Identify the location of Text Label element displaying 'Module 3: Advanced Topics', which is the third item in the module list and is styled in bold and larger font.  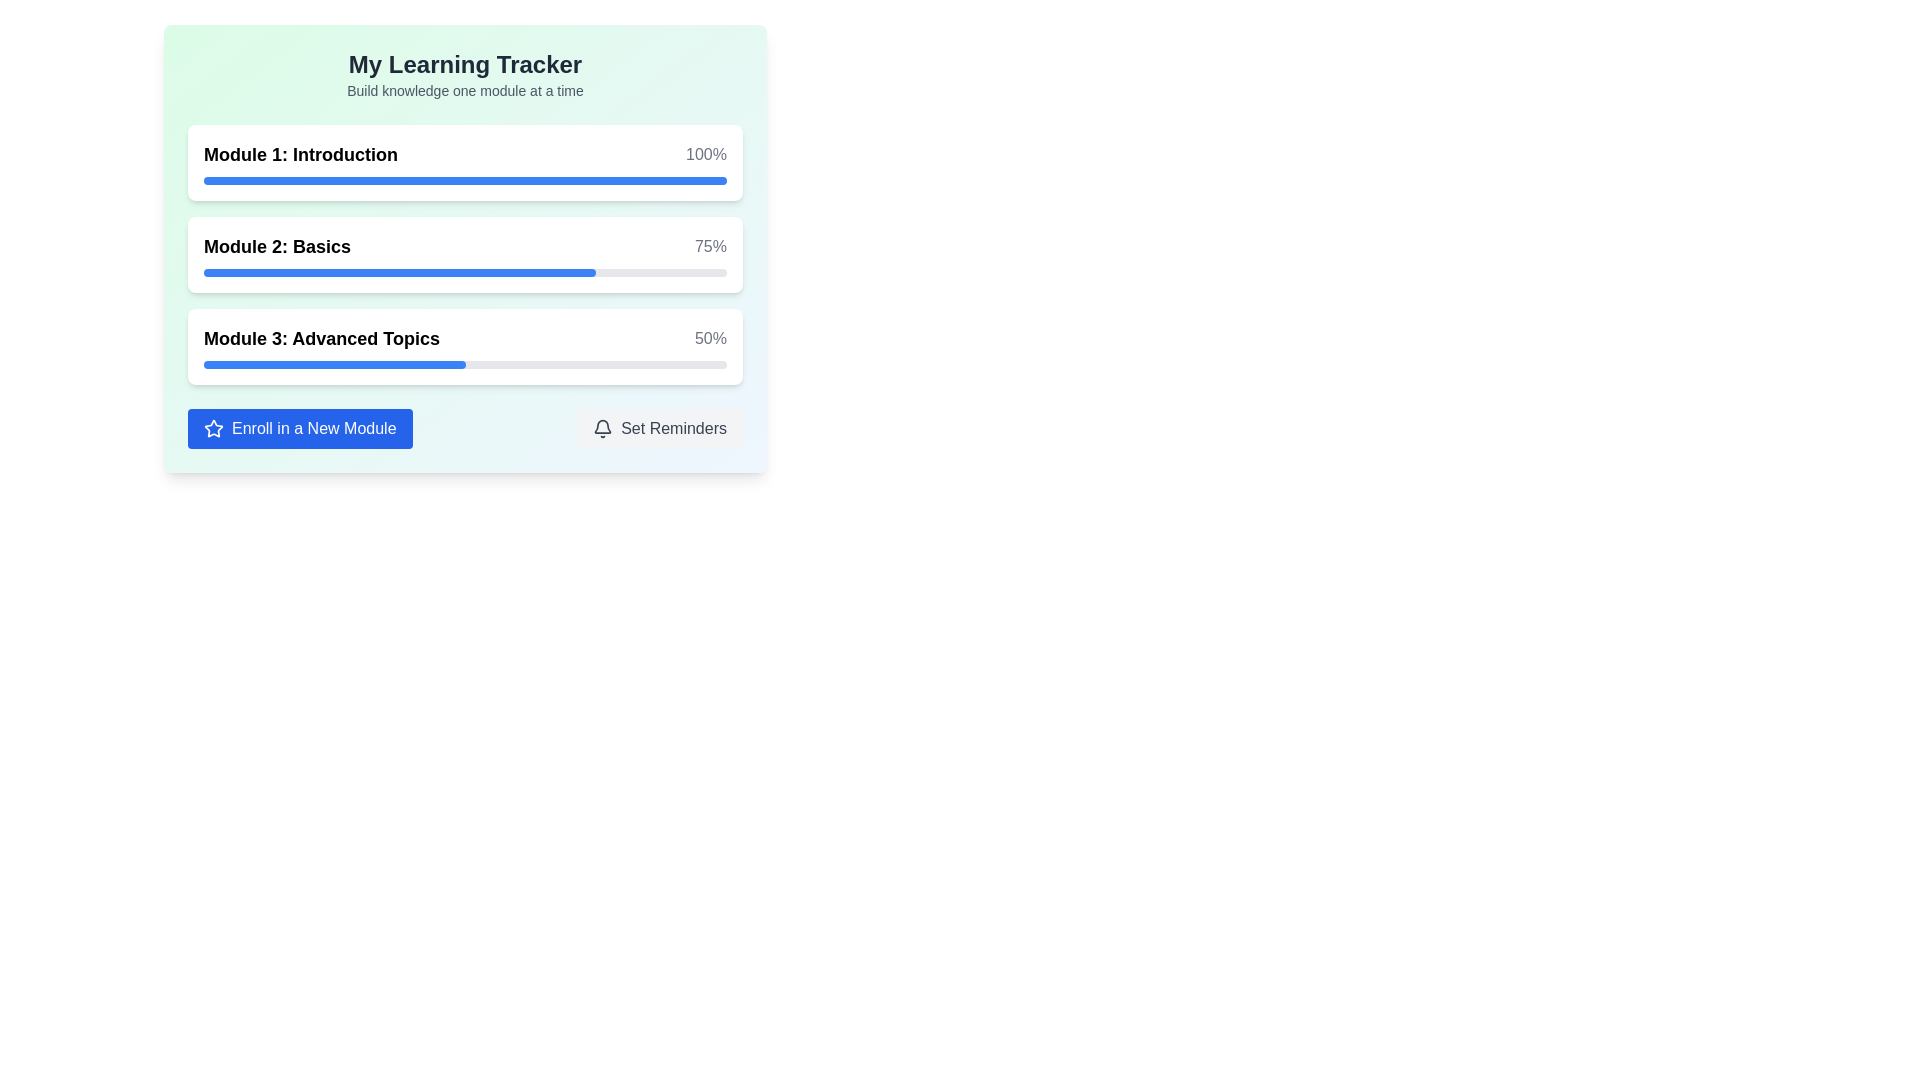
(321, 338).